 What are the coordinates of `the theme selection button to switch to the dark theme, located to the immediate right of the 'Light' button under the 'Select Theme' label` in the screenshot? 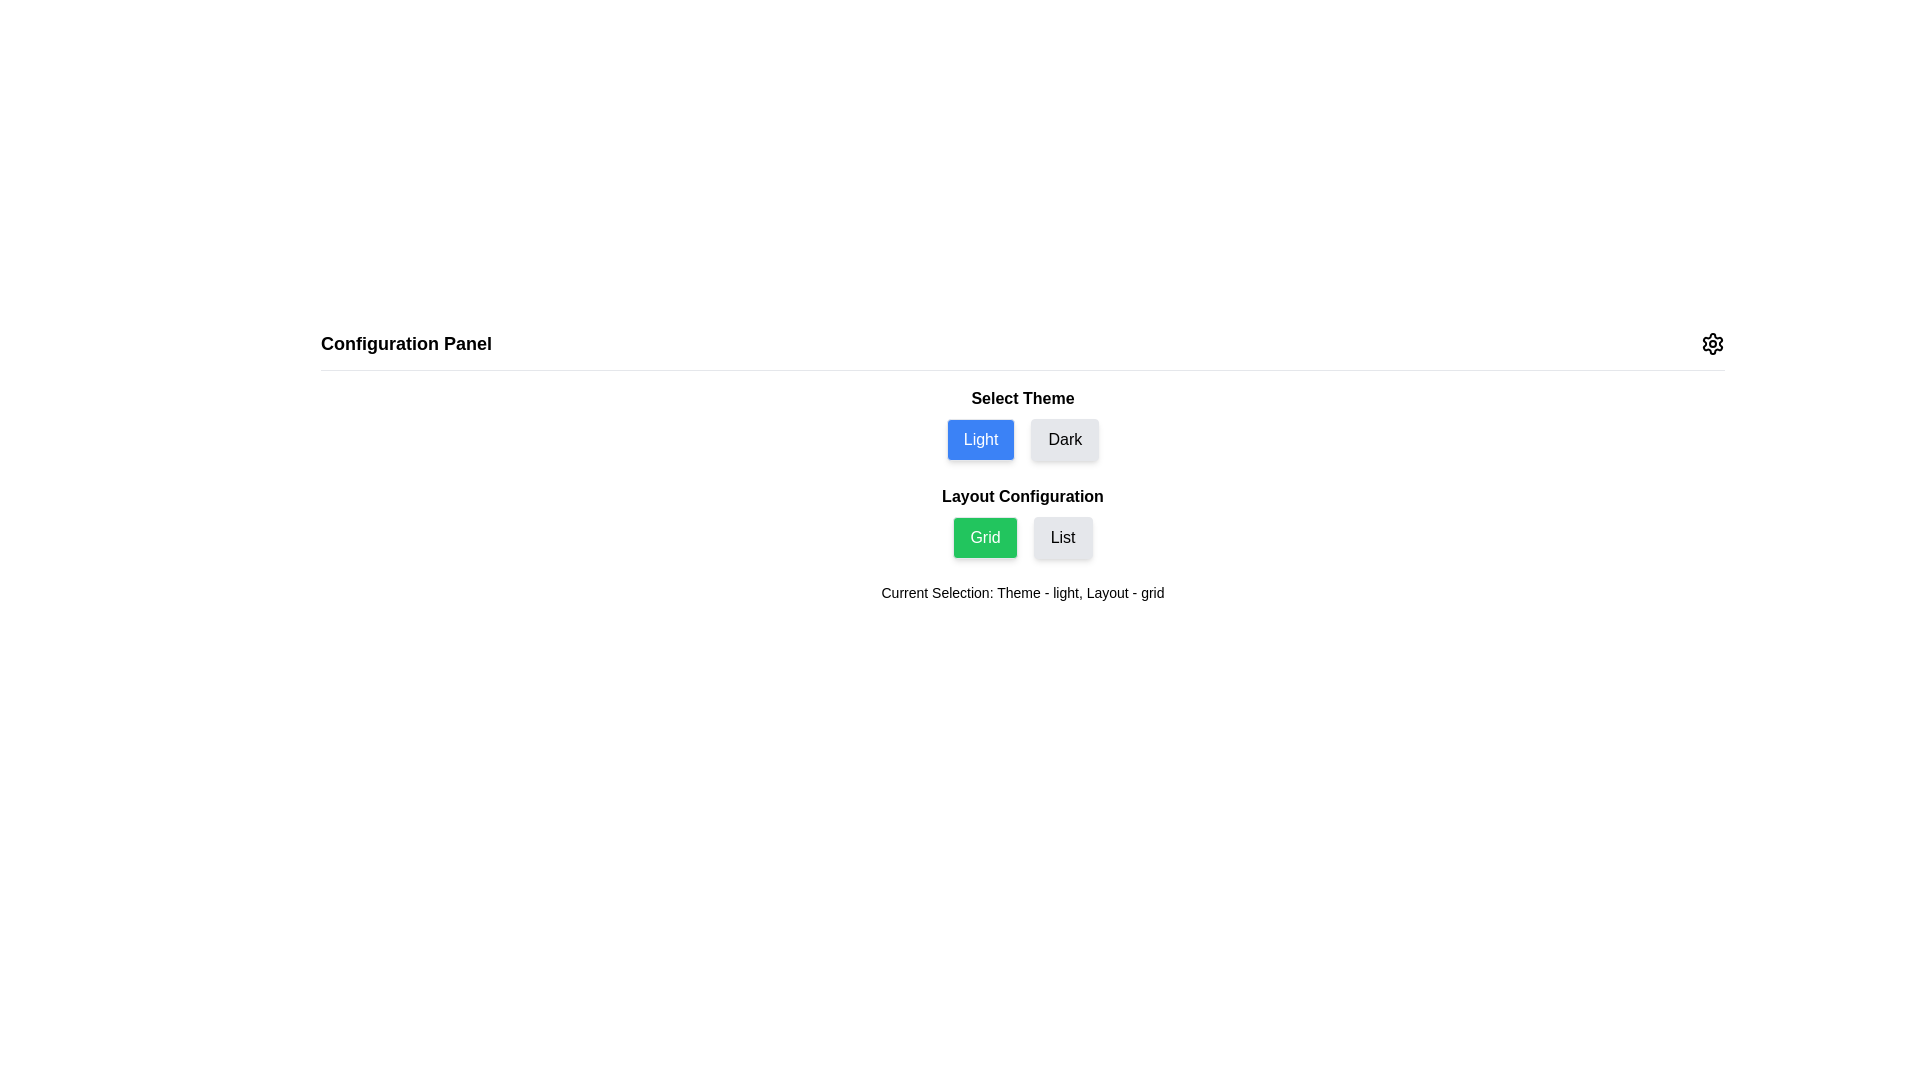 It's located at (1064, 438).